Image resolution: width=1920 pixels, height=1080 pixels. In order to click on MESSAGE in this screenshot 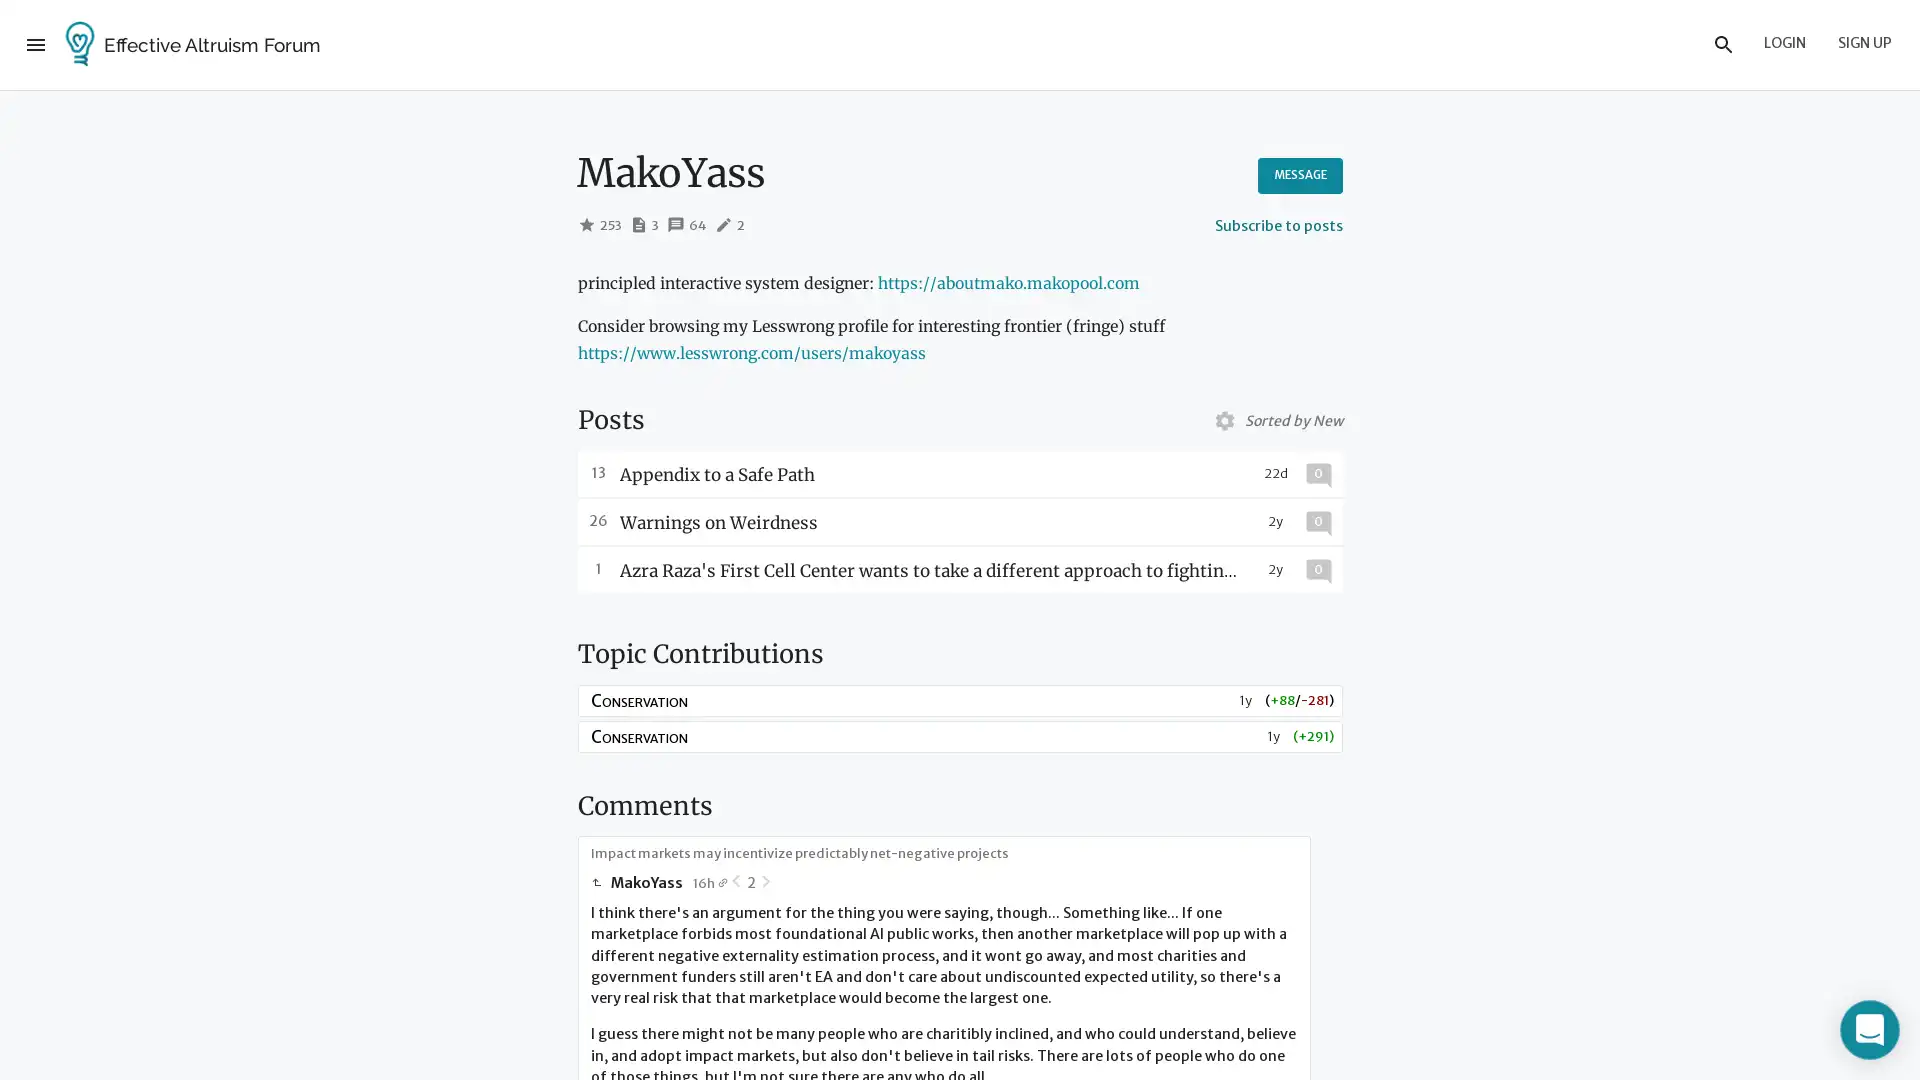, I will do `click(1299, 175)`.